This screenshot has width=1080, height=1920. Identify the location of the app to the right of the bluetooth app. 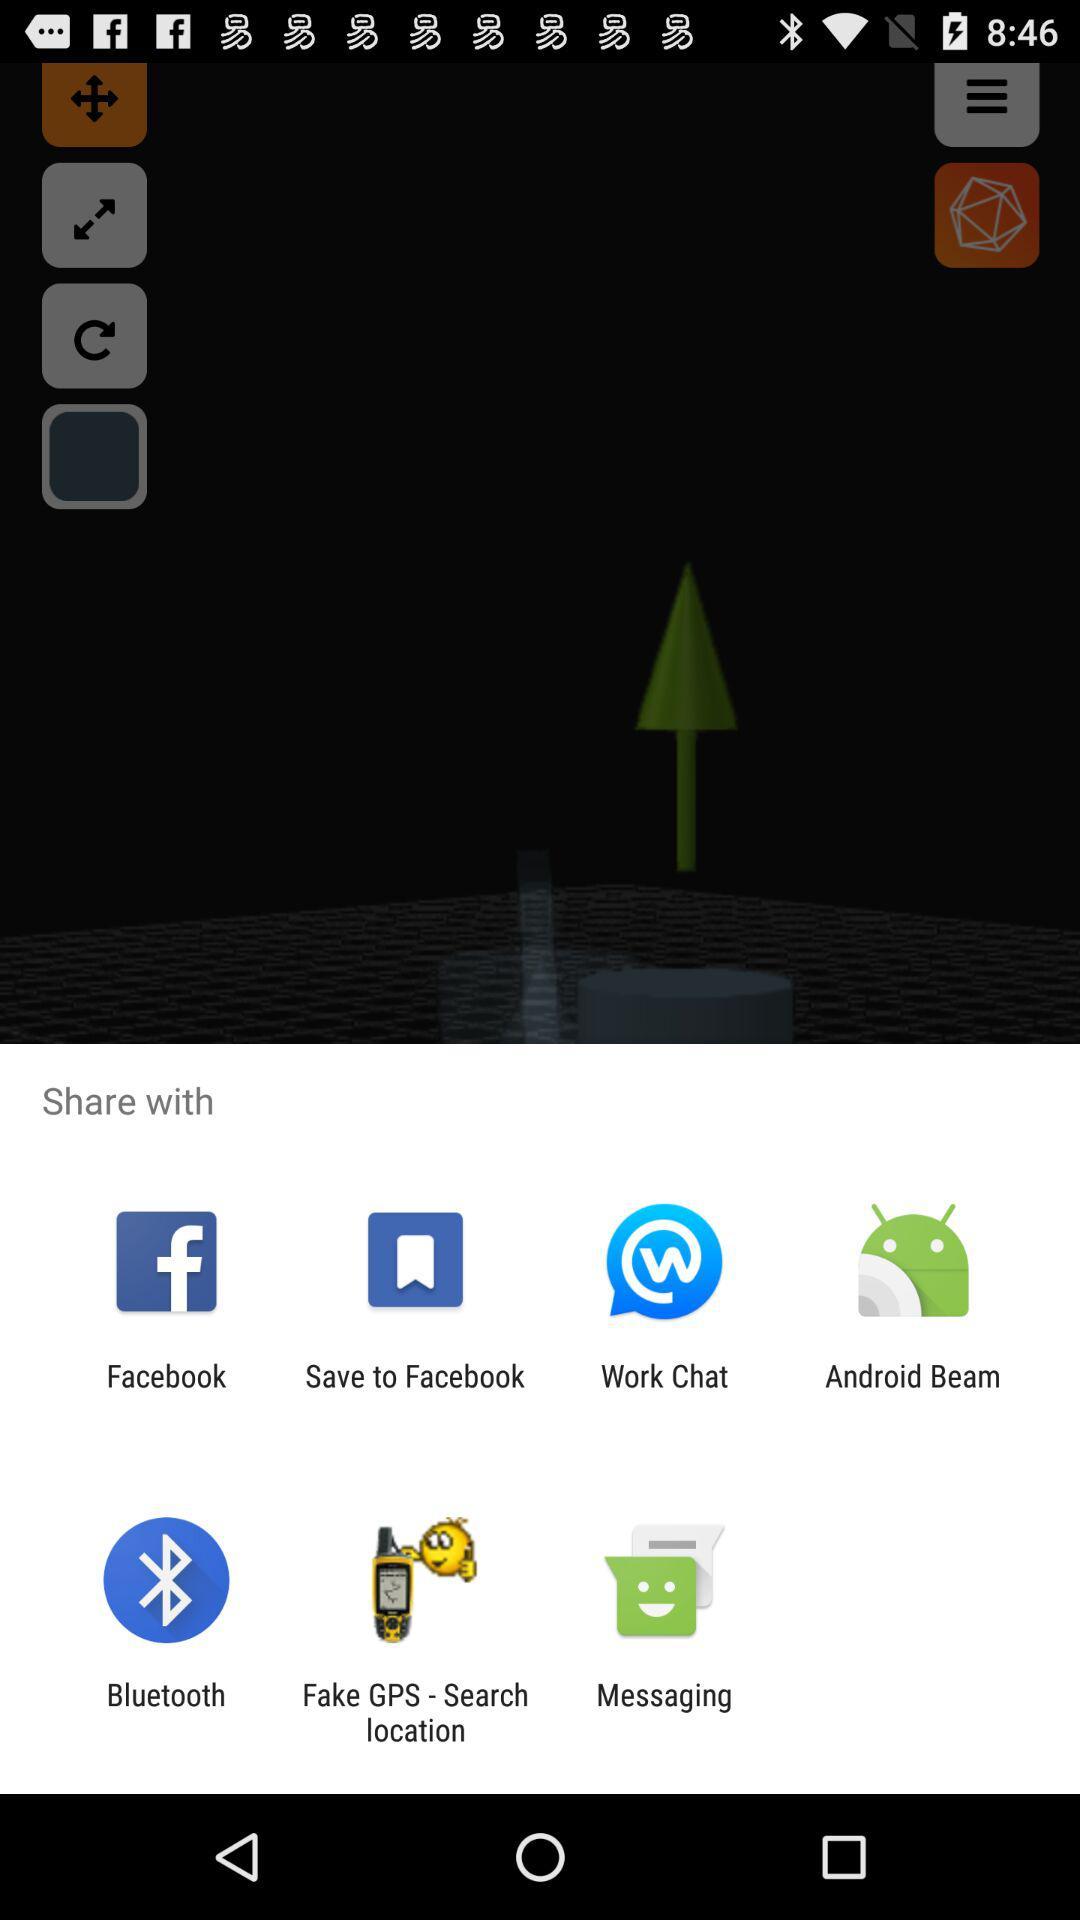
(414, 1711).